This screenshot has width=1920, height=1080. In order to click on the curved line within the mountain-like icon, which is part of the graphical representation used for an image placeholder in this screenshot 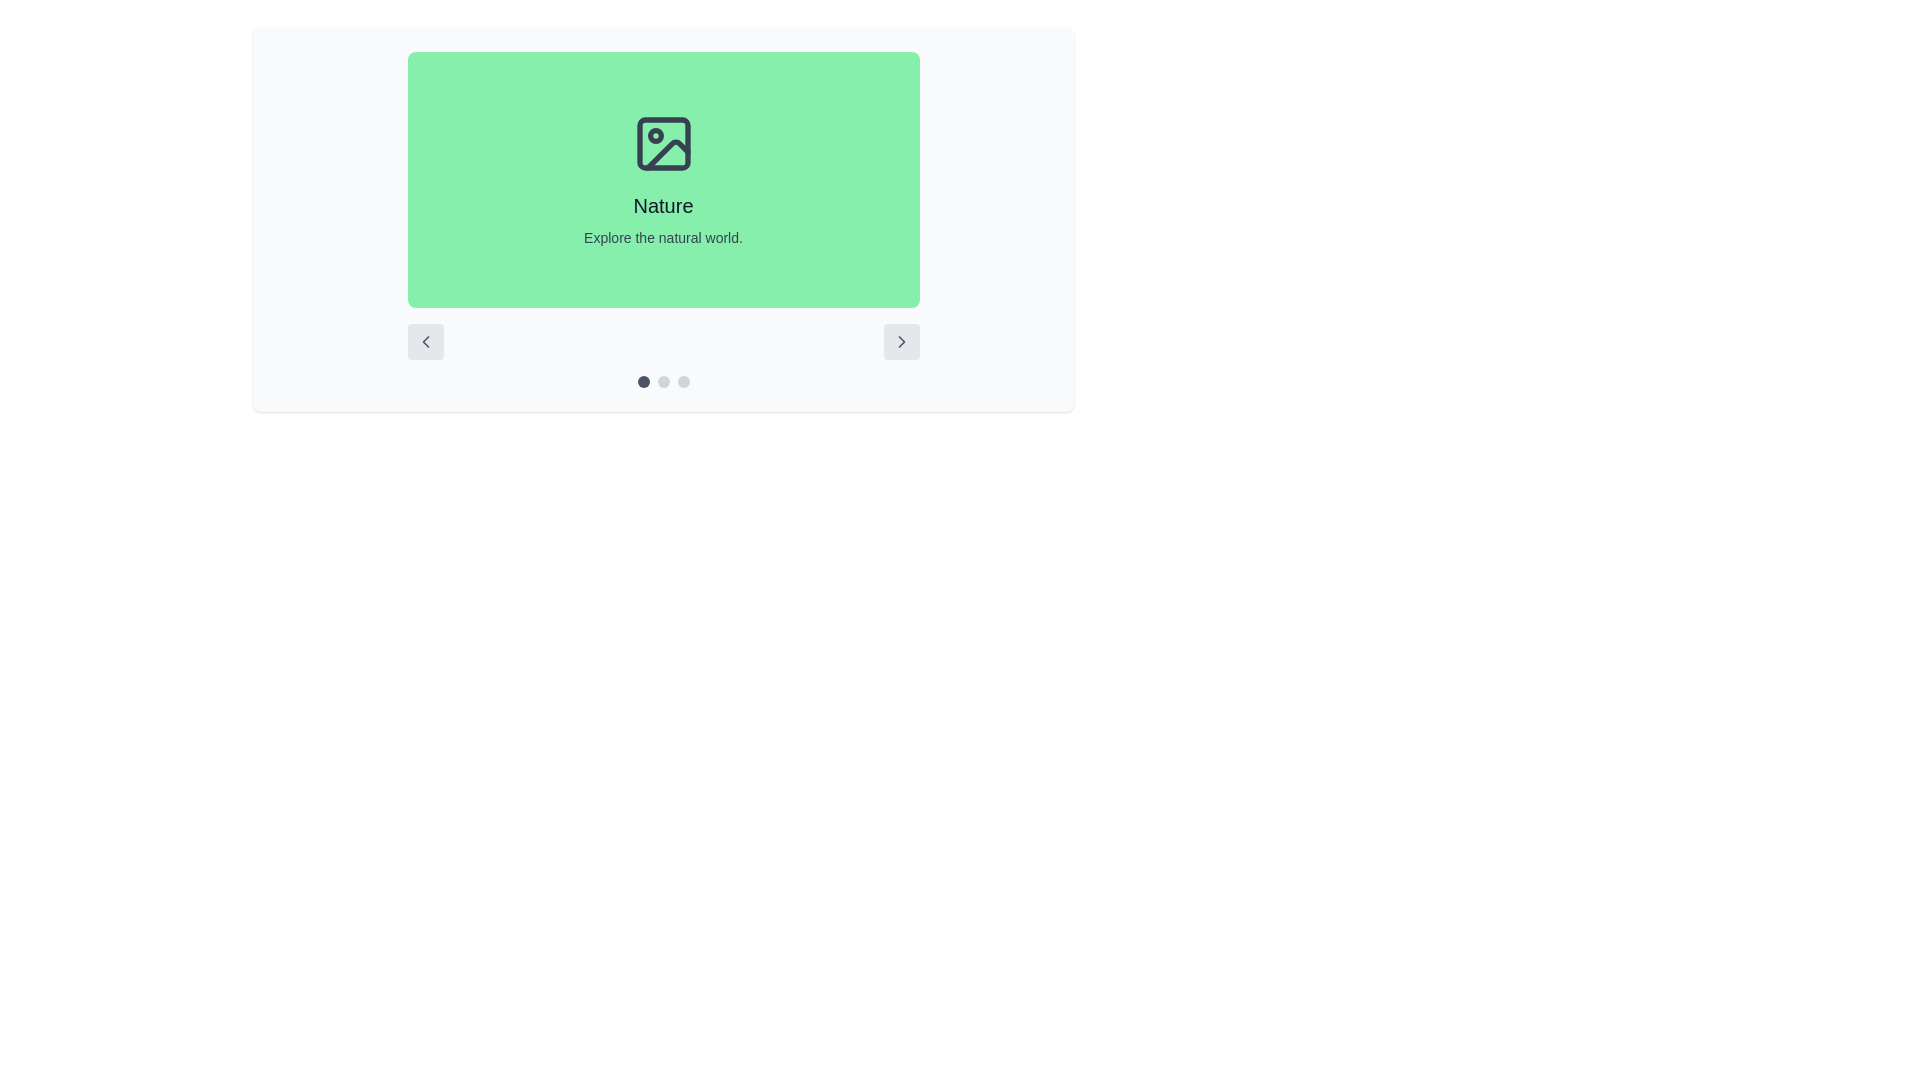, I will do `click(667, 154)`.